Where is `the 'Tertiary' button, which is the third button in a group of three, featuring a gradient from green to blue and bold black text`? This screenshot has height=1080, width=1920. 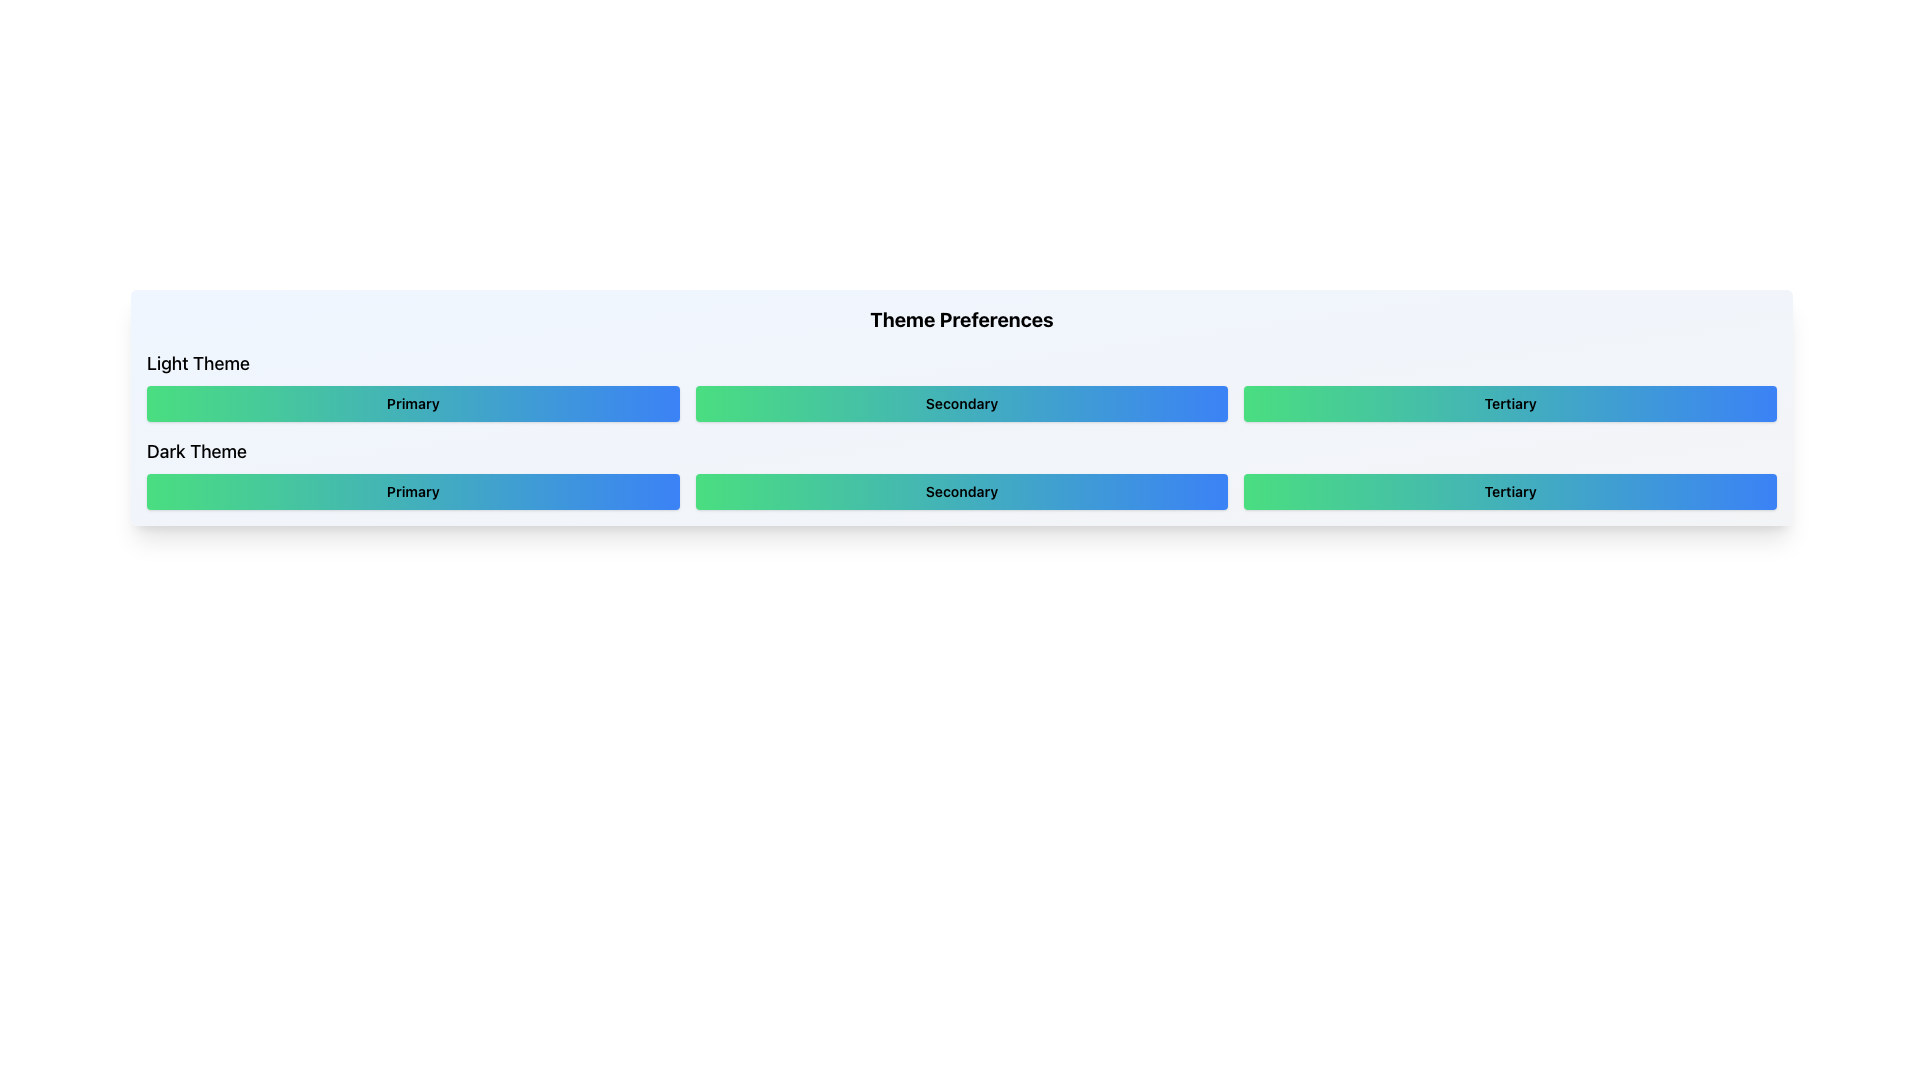
the 'Tertiary' button, which is the third button in a group of three, featuring a gradient from green to blue and bold black text is located at coordinates (1510, 492).